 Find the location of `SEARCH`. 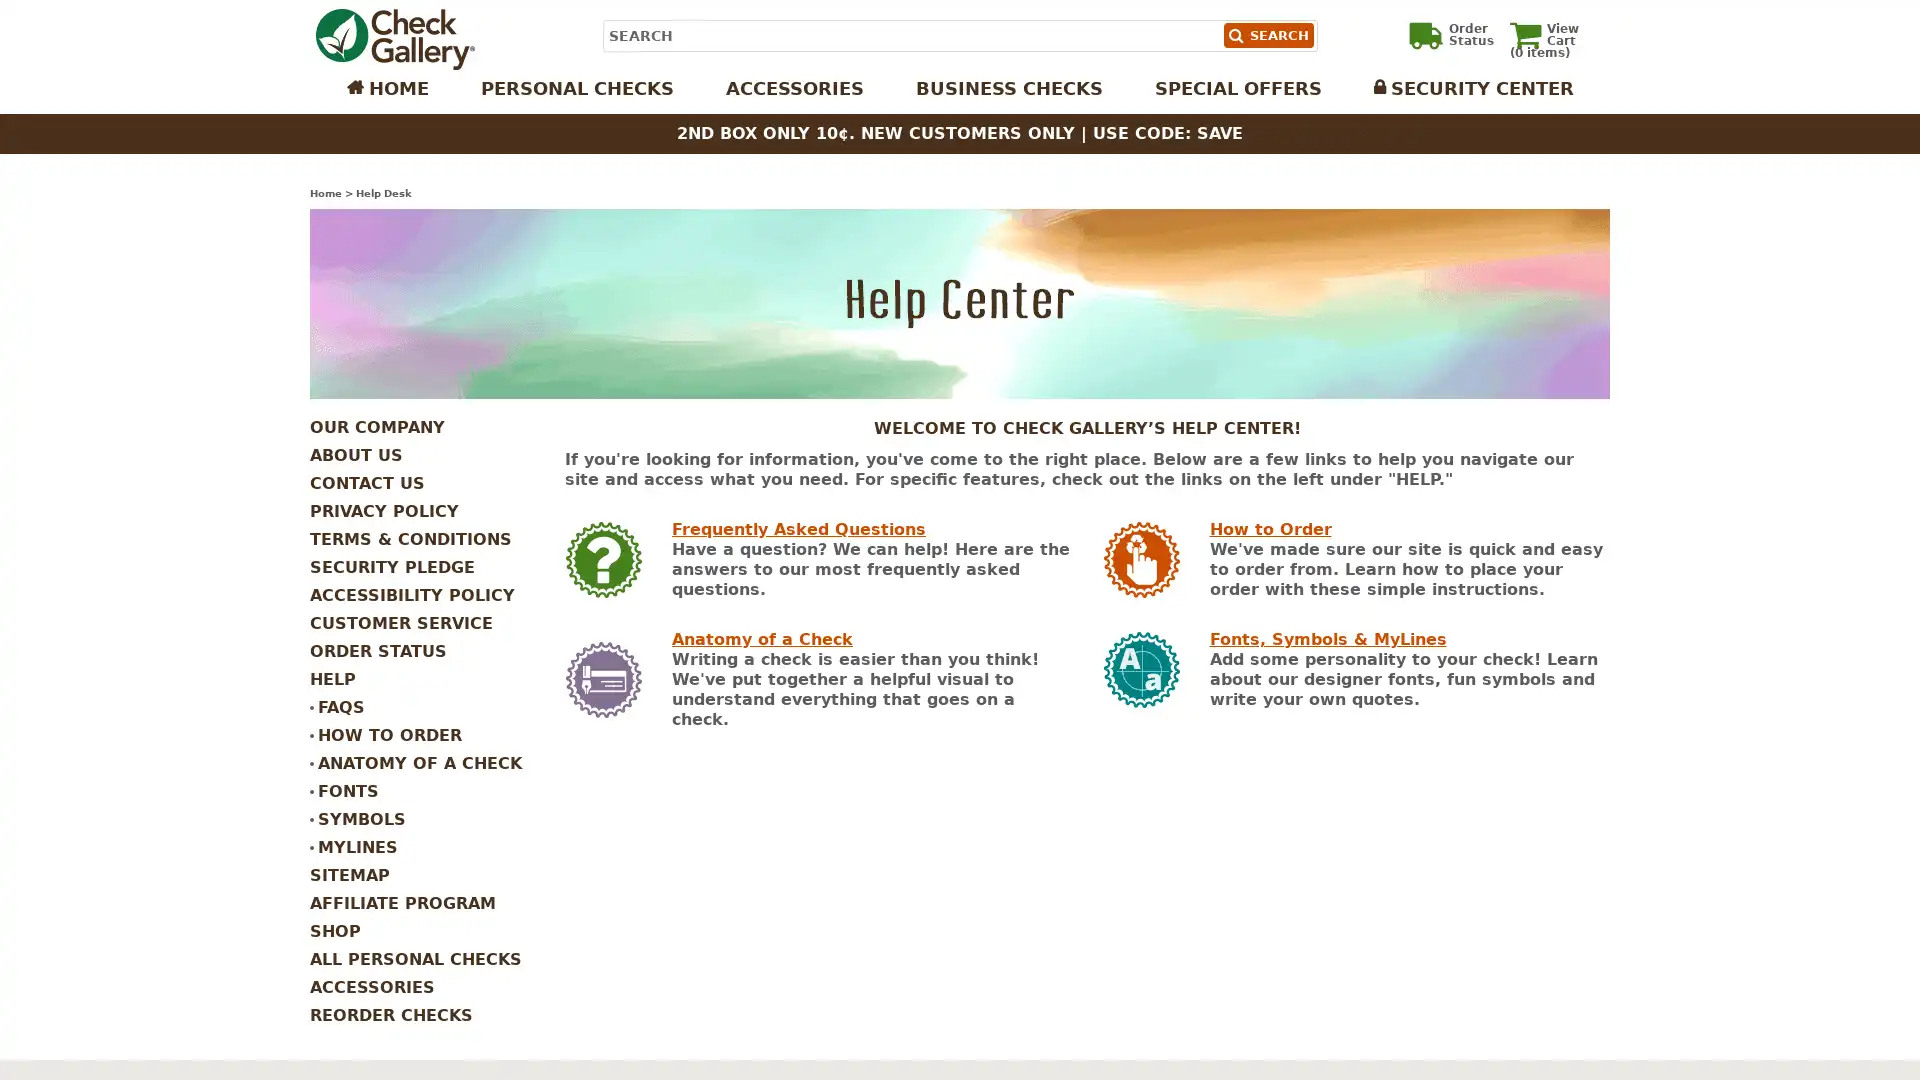

SEARCH is located at coordinates (1266, 35).